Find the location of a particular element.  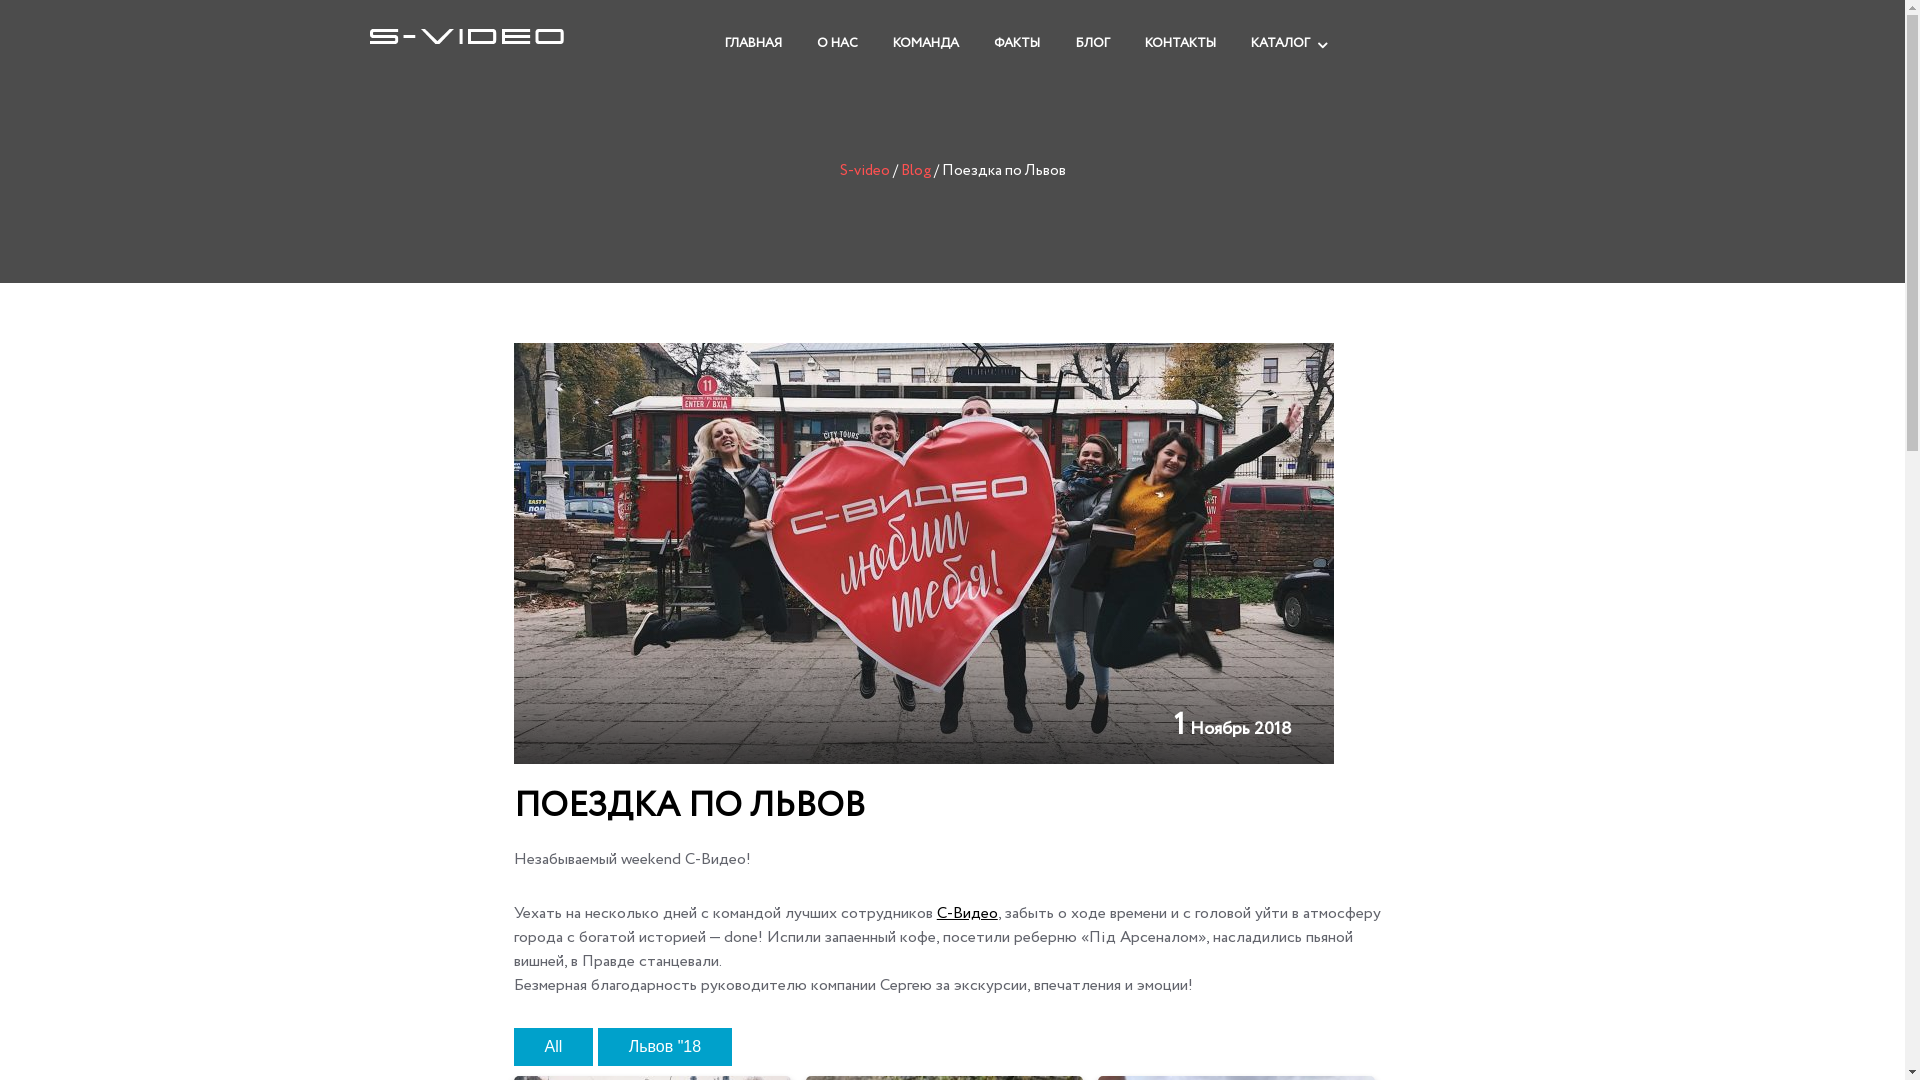

'All' is located at coordinates (513, 1045).